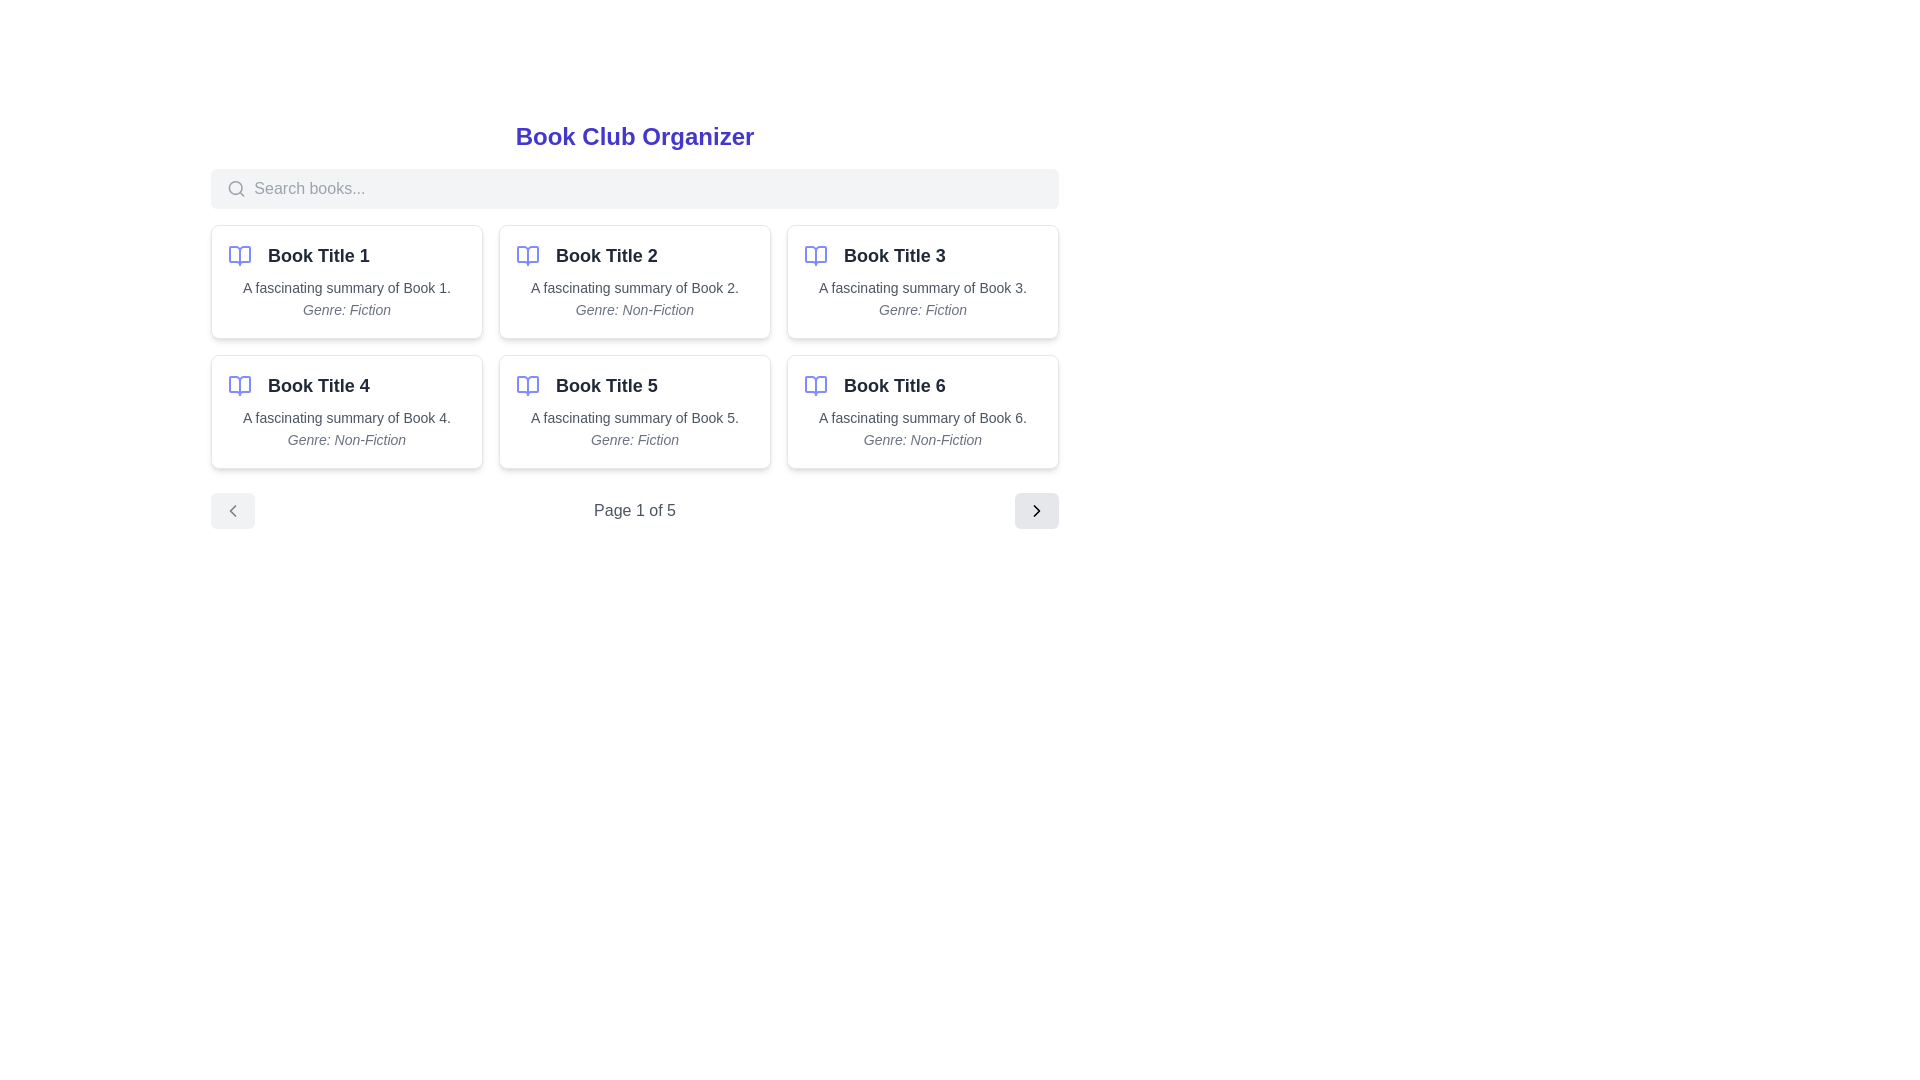 The width and height of the screenshot is (1920, 1080). I want to click on the navigation icon located inside the button at the bottom-left of the content section, so click(233, 509).